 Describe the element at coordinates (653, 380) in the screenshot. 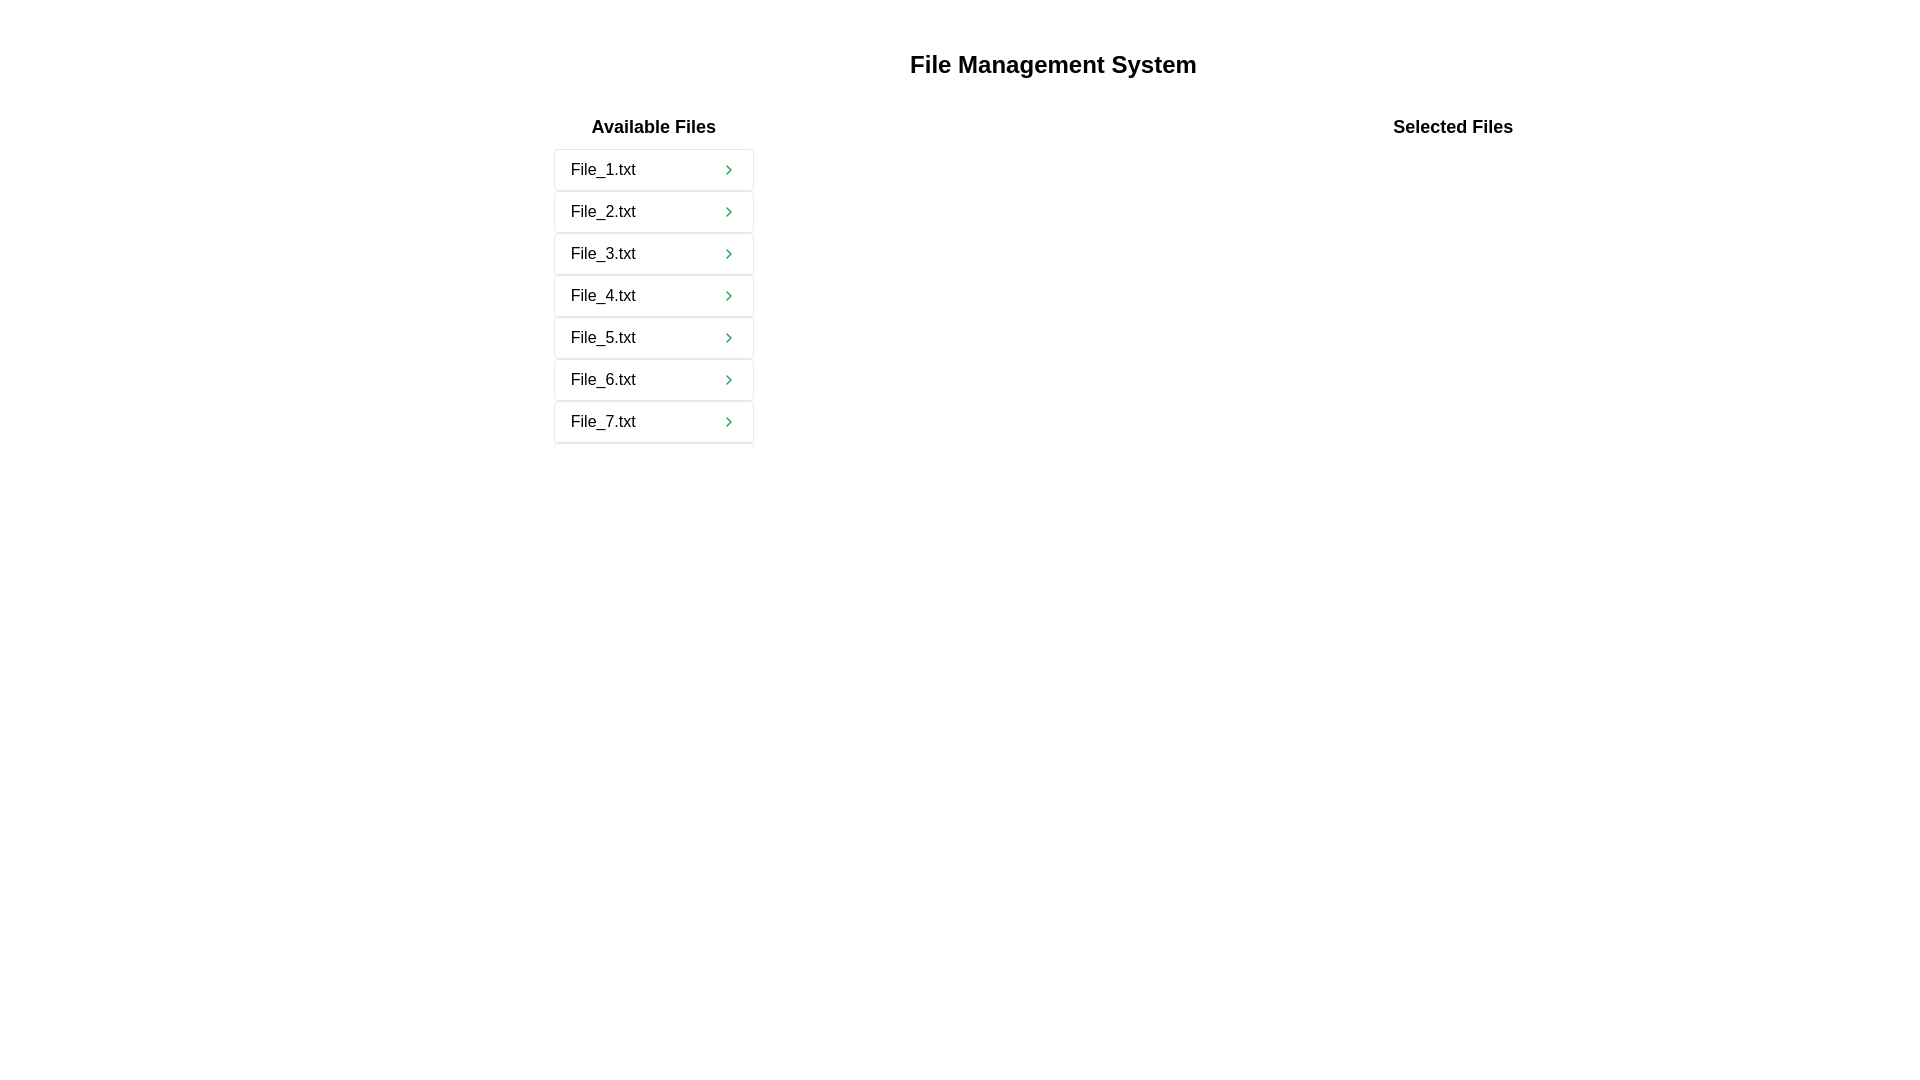

I see `the selectable row representing 'File_6.txt' in the list of available files` at that location.